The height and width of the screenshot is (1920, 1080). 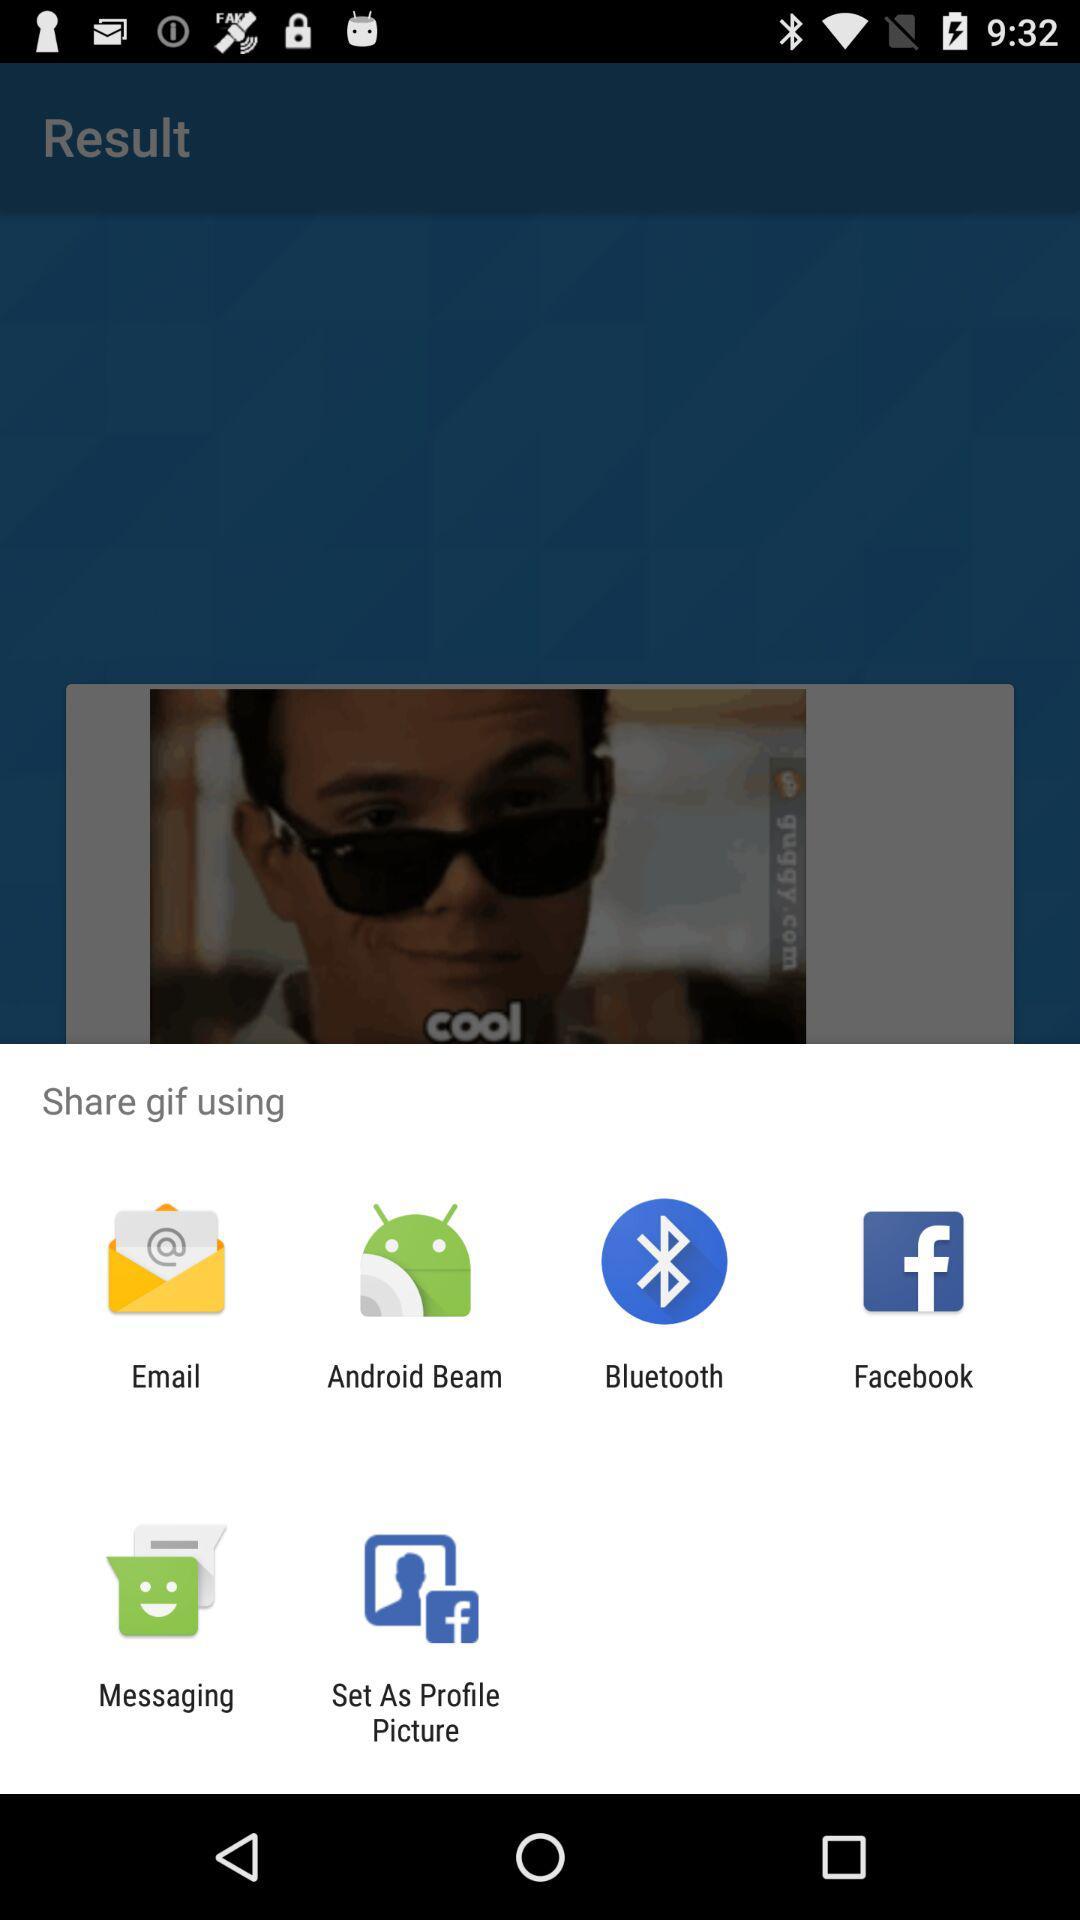 I want to click on facebook app, so click(x=913, y=1392).